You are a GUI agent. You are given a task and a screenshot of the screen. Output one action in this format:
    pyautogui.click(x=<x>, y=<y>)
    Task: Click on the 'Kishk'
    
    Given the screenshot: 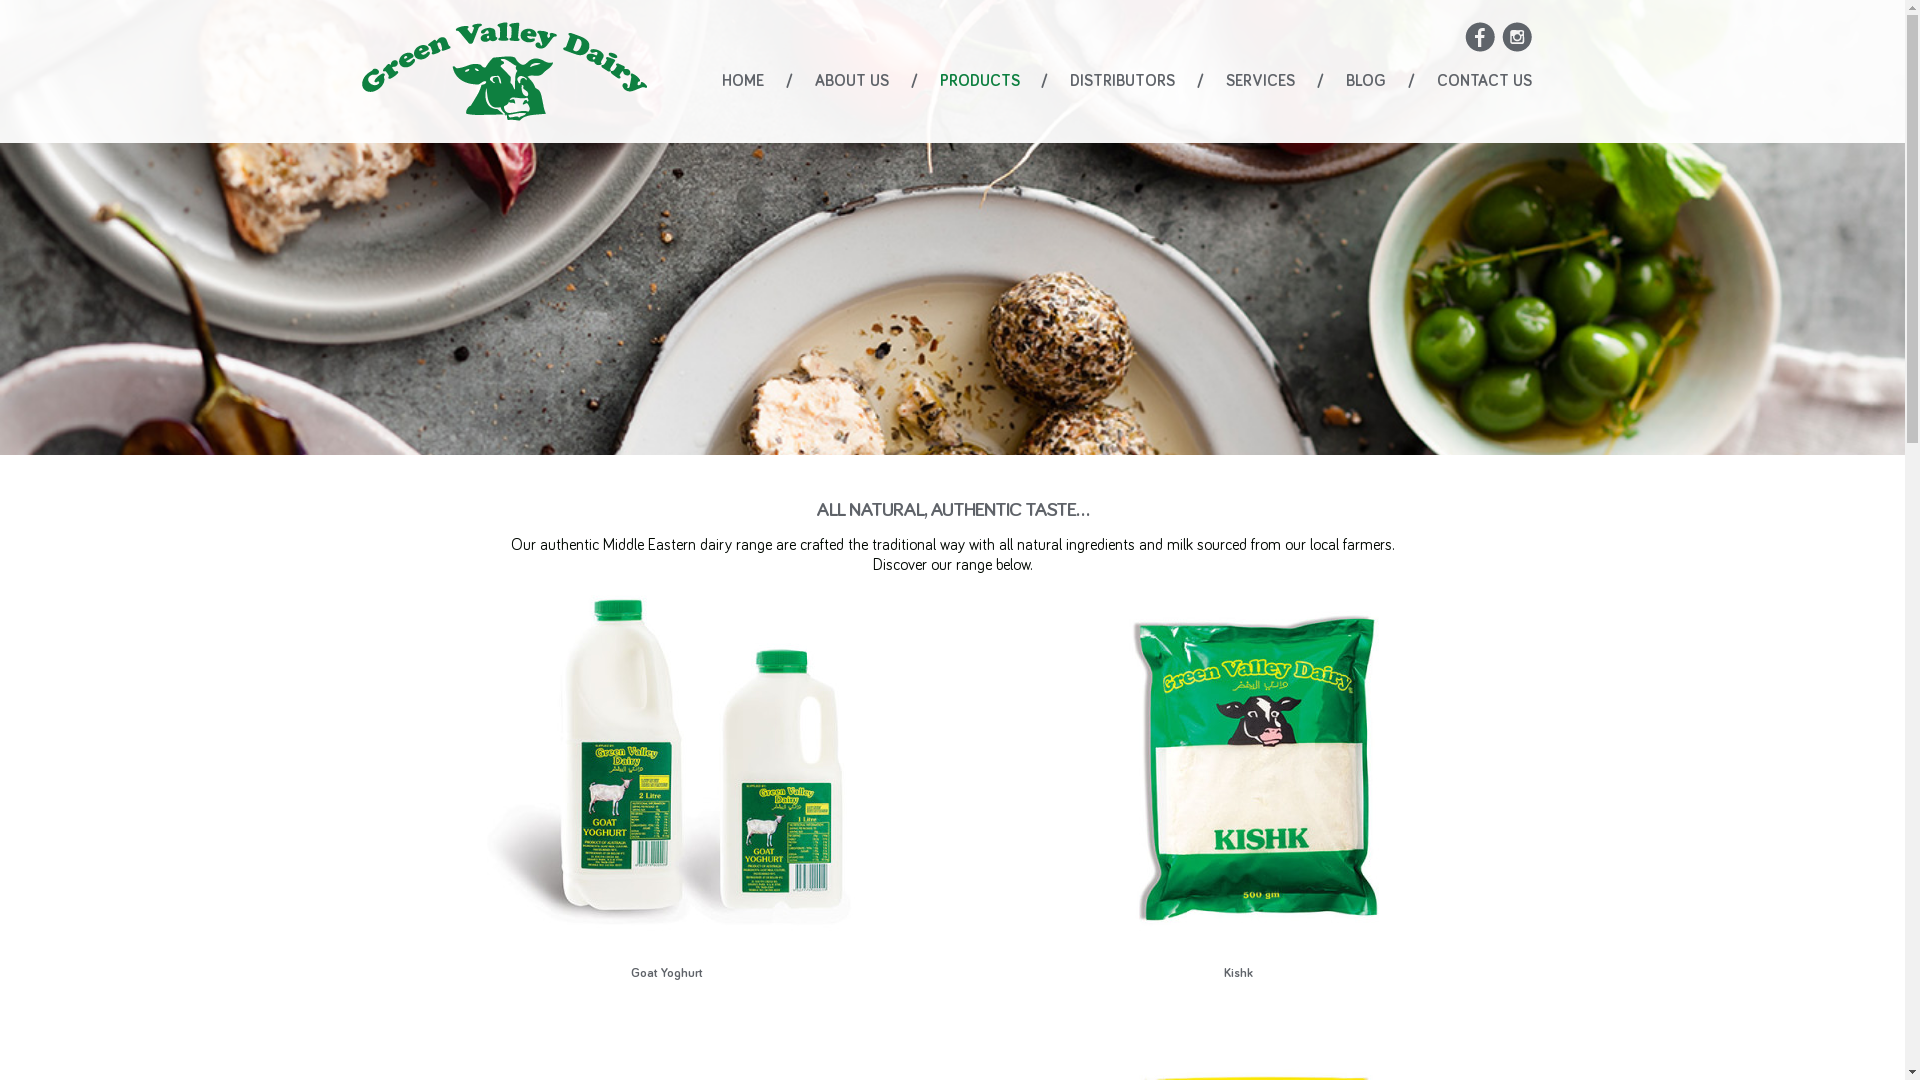 What is the action you would take?
    pyautogui.click(x=1237, y=782)
    